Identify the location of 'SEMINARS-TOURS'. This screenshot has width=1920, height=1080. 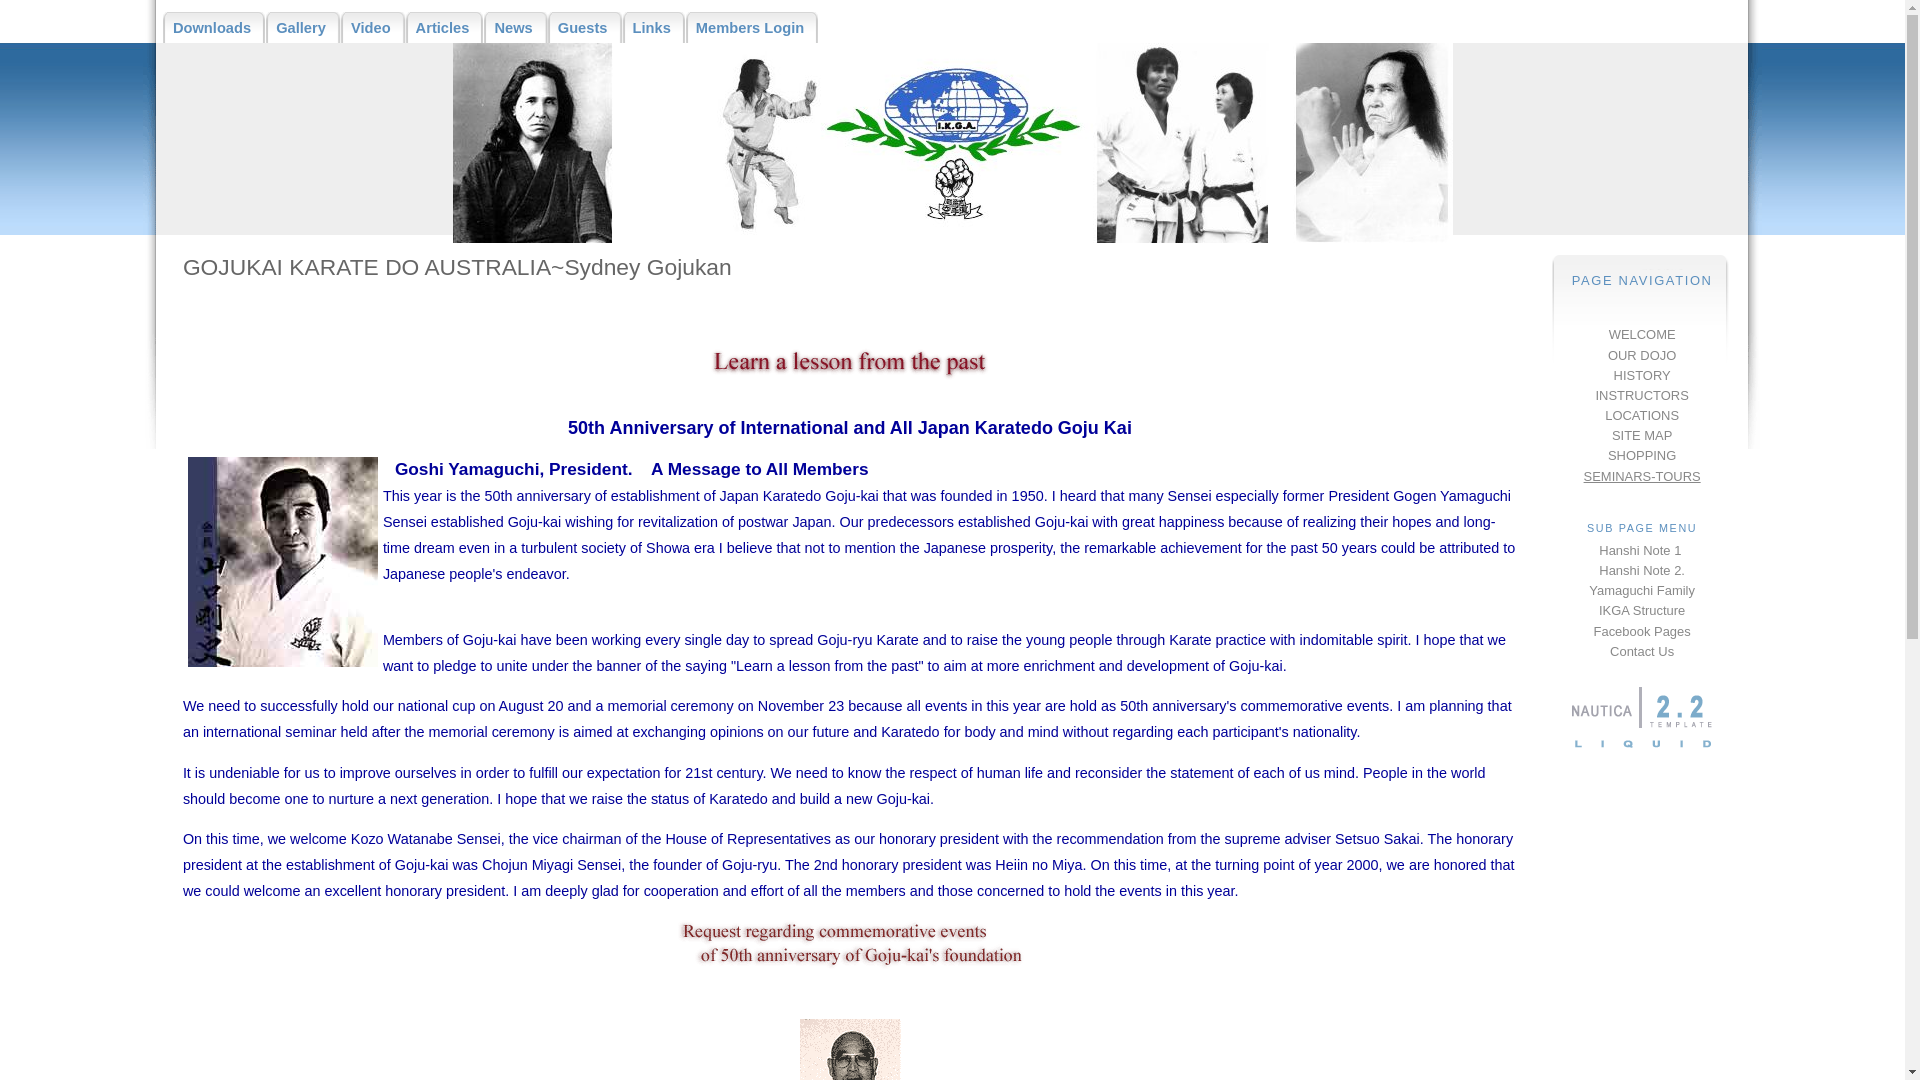
(1642, 475).